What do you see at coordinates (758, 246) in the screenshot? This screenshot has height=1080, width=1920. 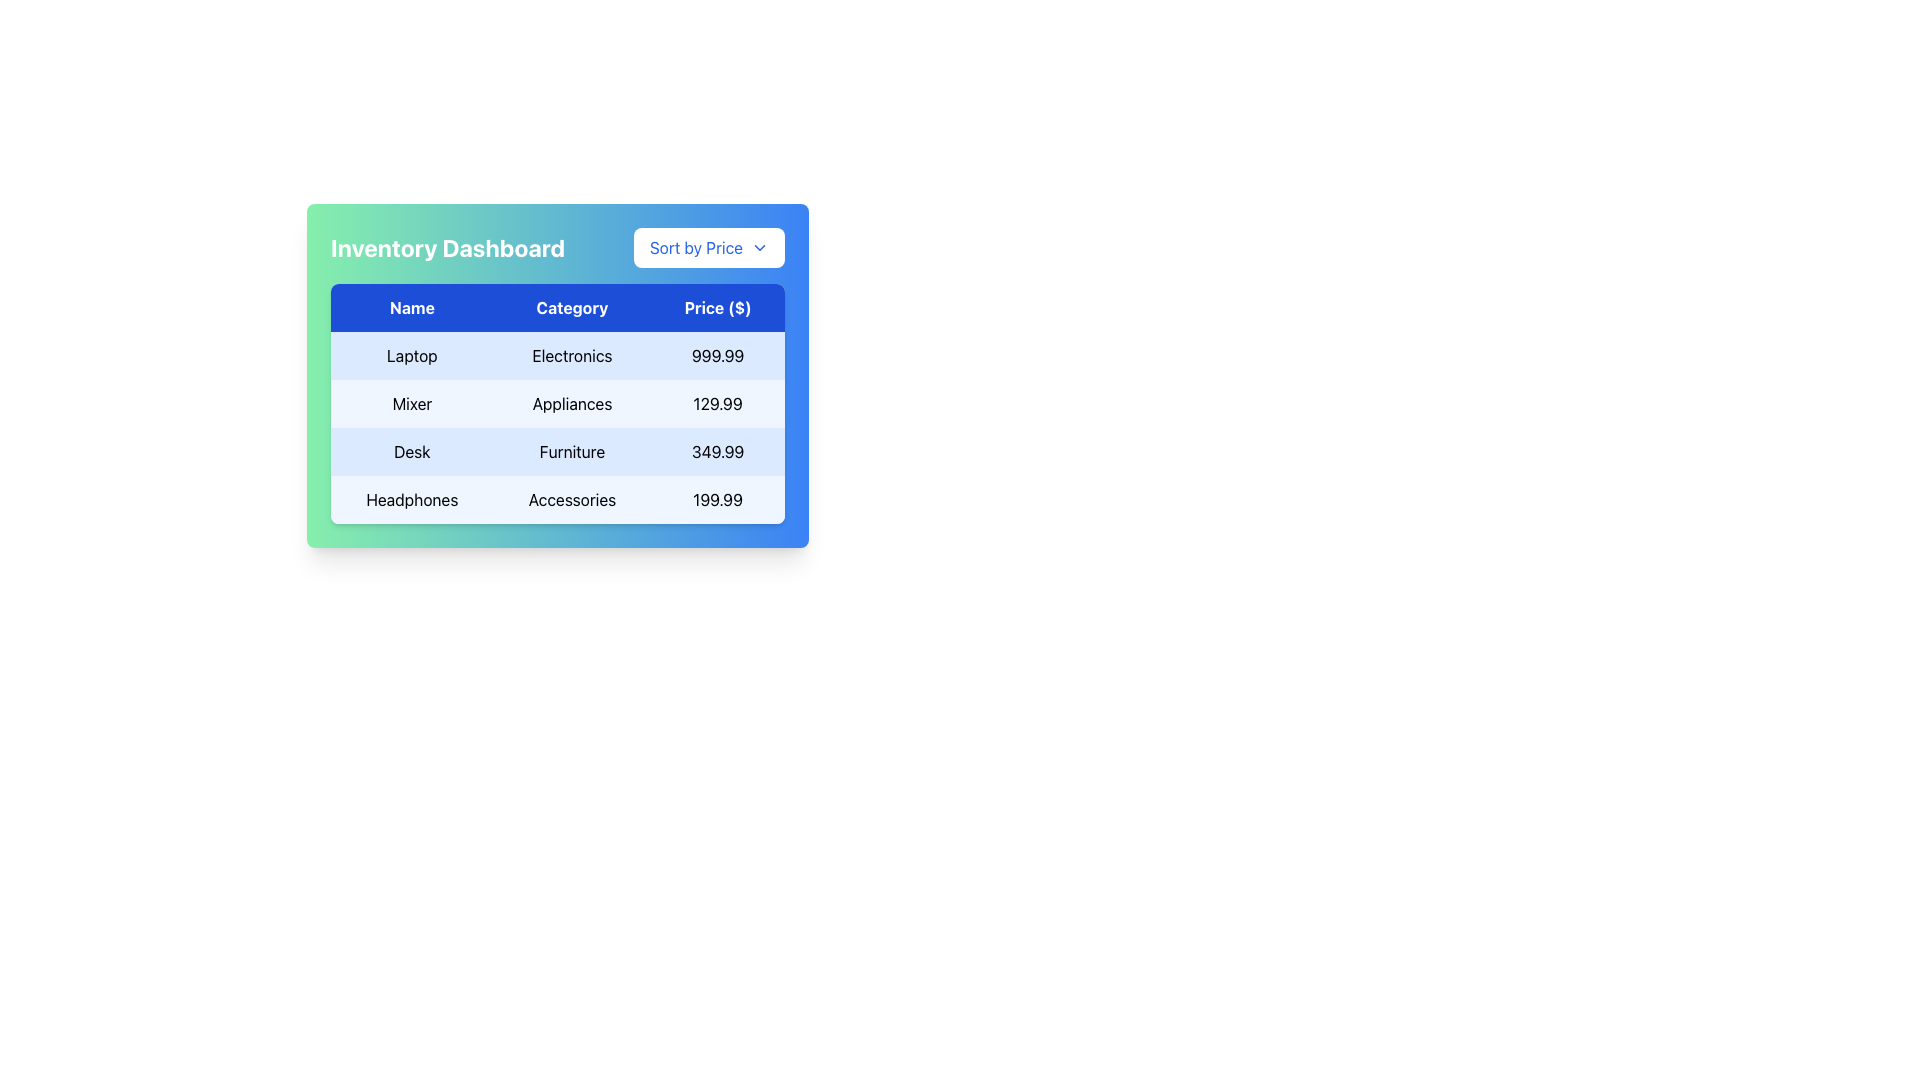 I see `the downward-pointing chevron icon next to the 'Sort by Price' button` at bounding box center [758, 246].